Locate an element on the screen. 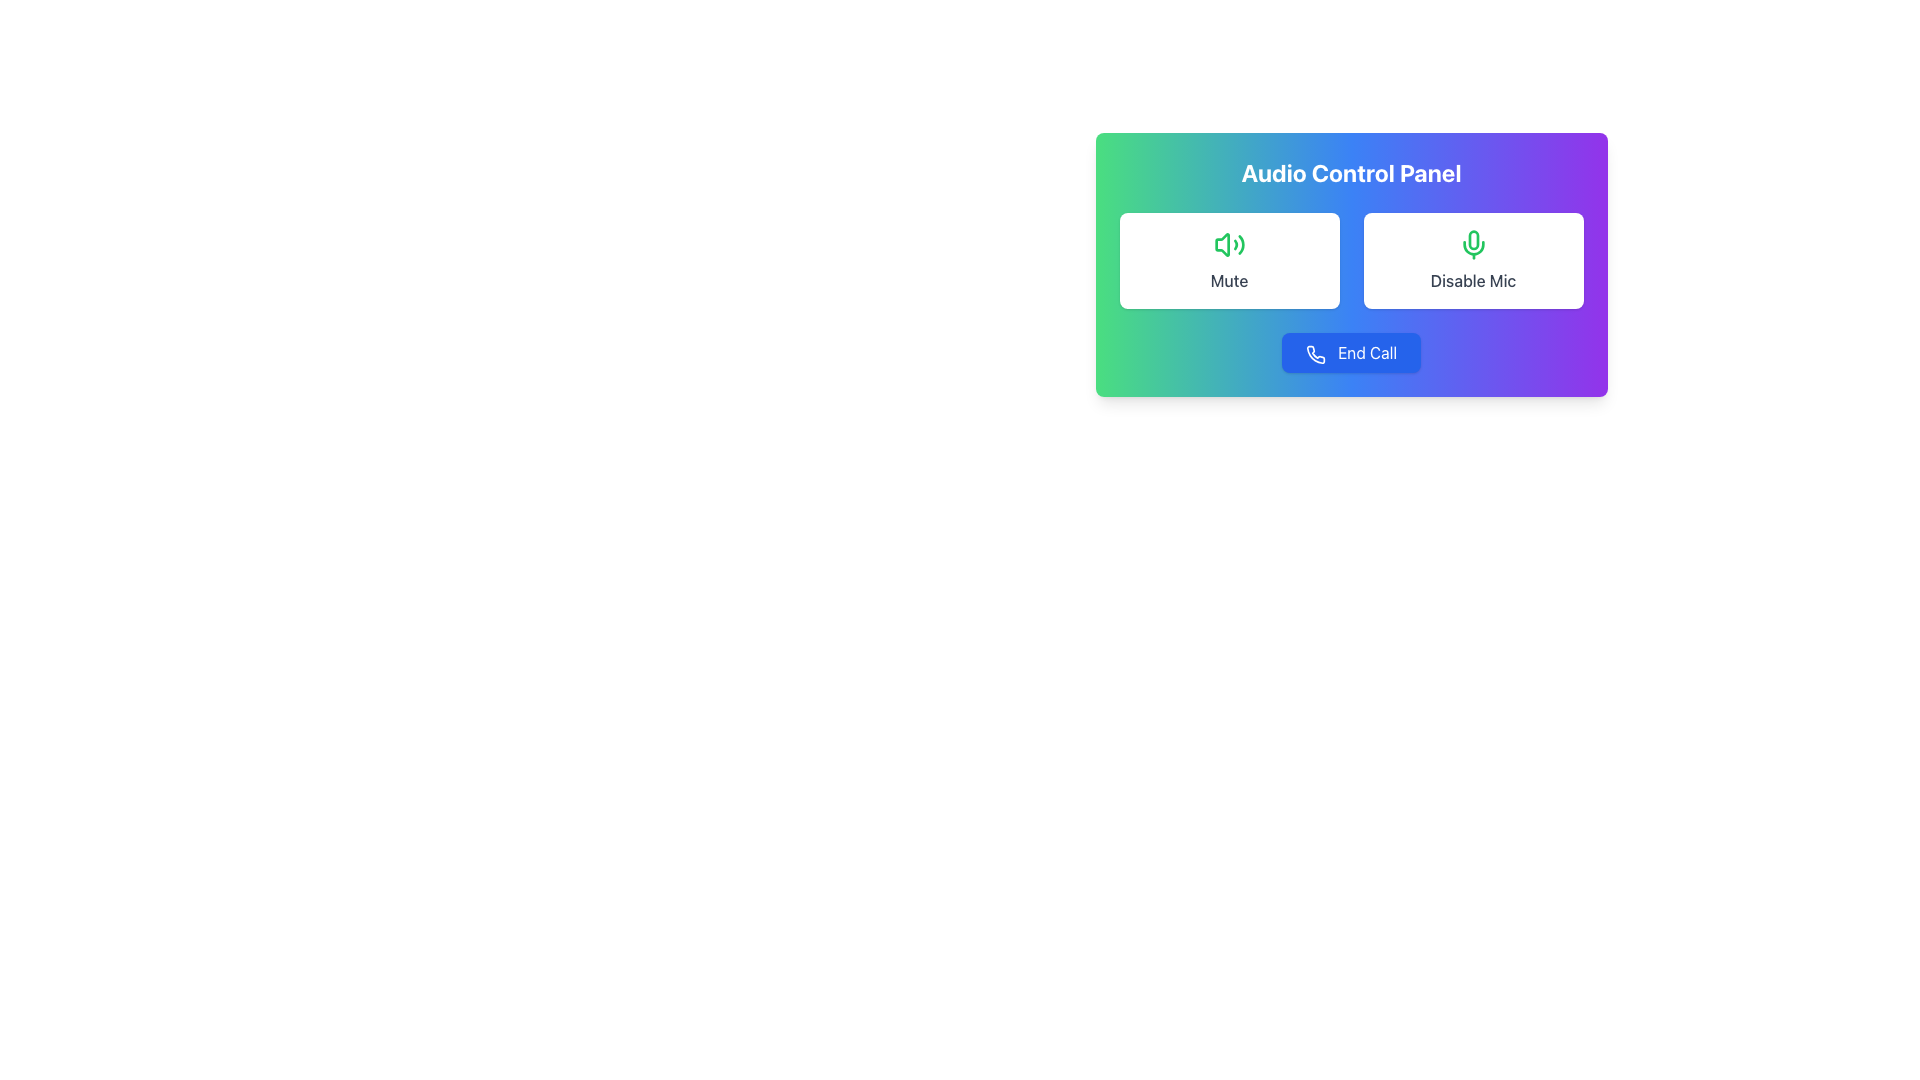 This screenshot has width=1920, height=1080. the mute audio button located in the Audio Control Panel is located at coordinates (1228, 260).